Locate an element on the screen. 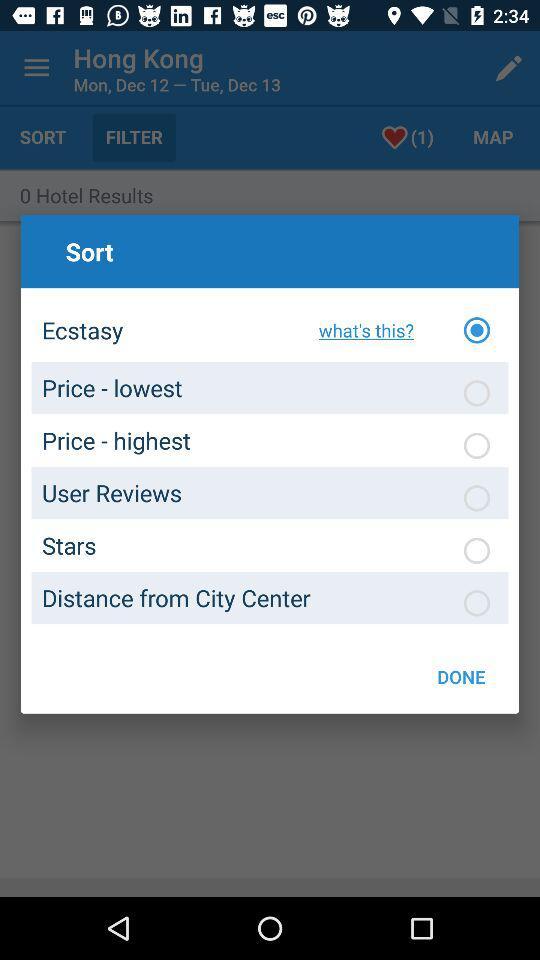 This screenshot has height=960, width=540. ecstasy option is located at coordinates (475, 330).